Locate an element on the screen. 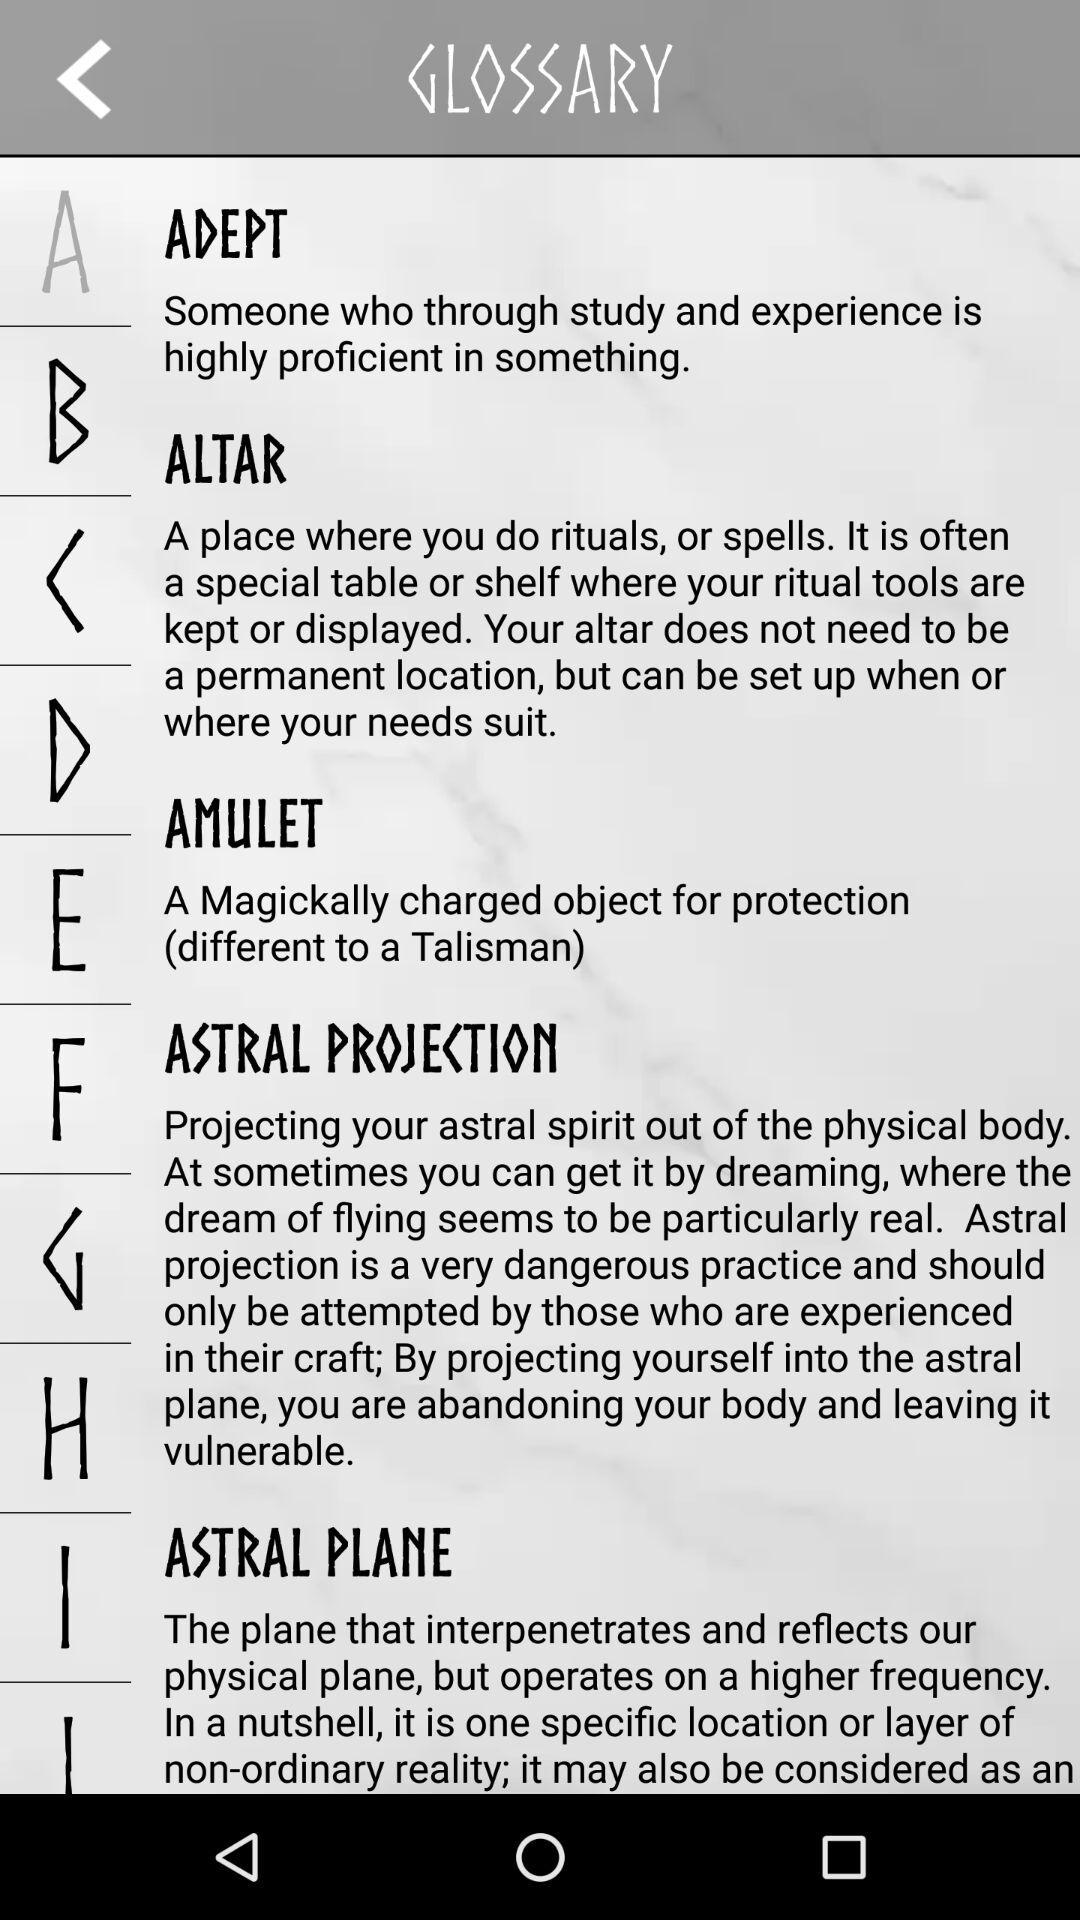 The image size is (1080, 1920). the d is located at coordinates (64, 748).